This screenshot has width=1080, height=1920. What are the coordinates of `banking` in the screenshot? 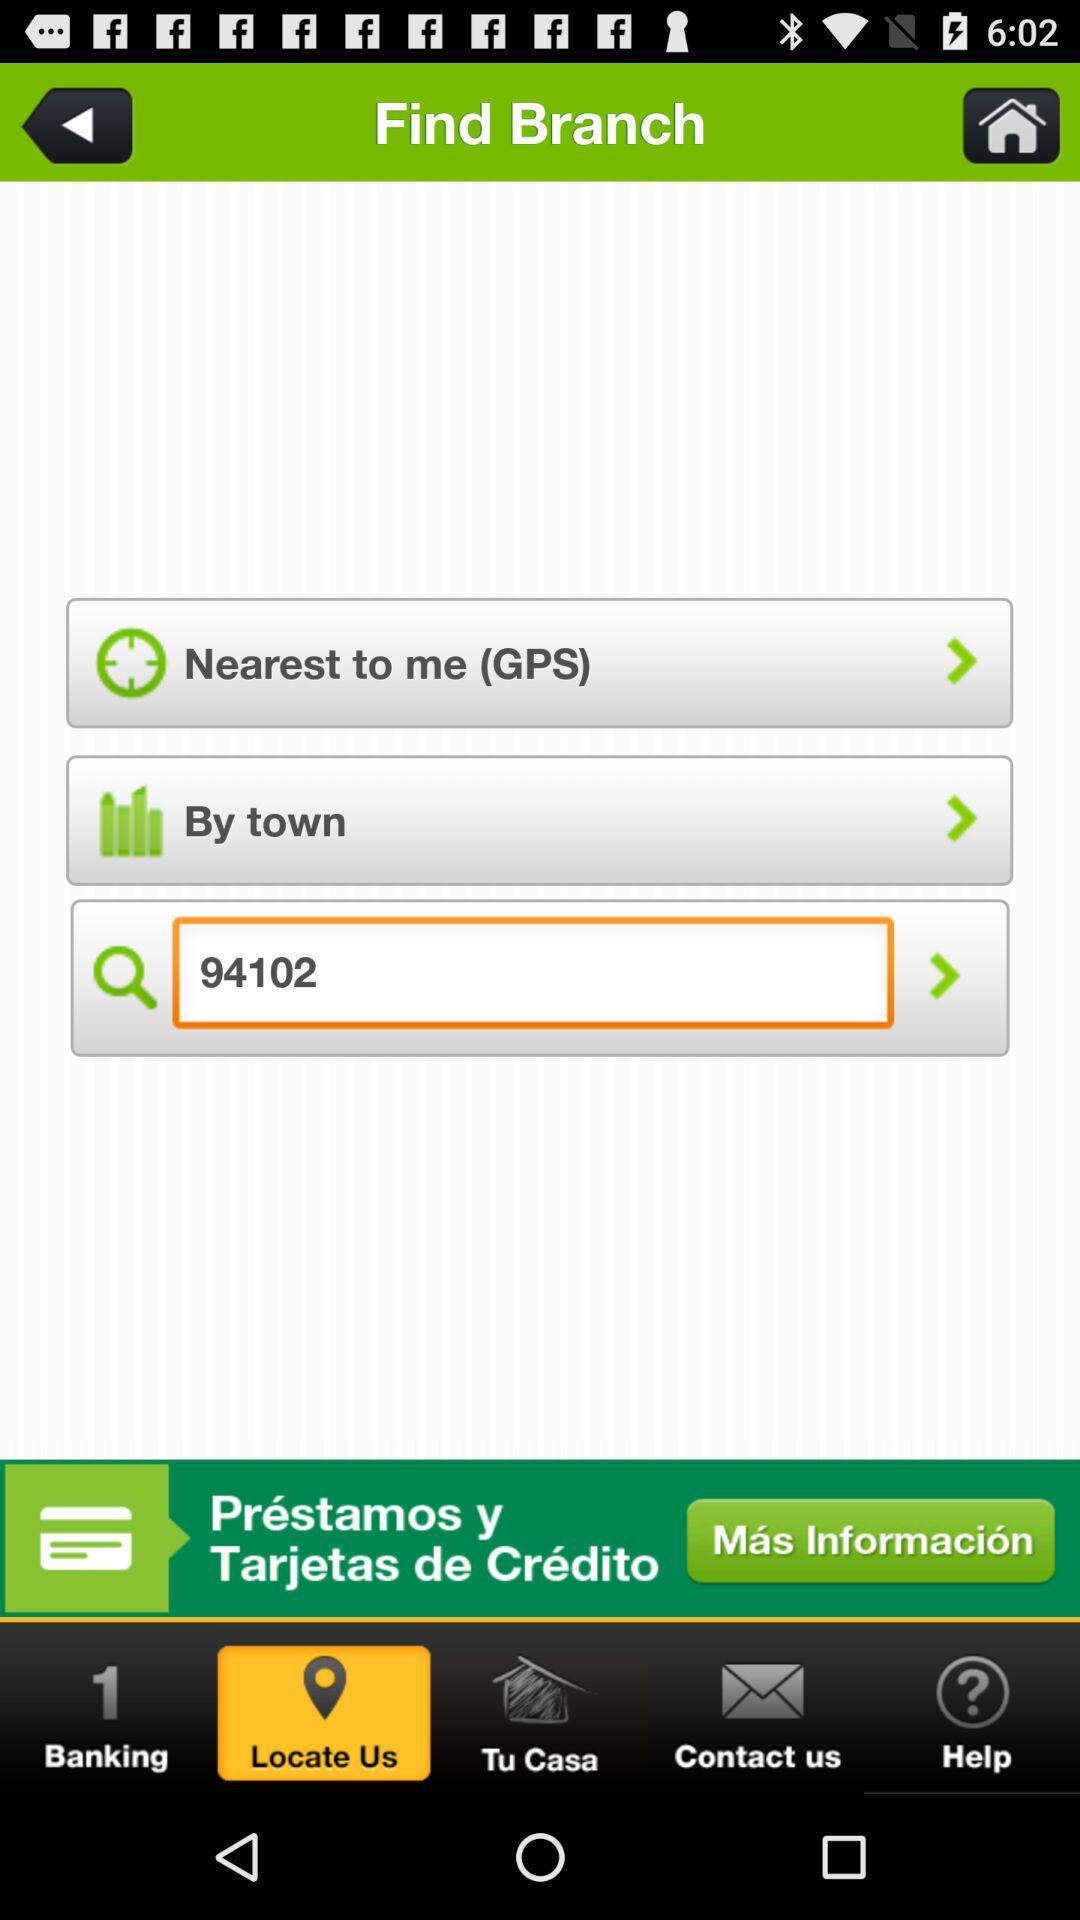 It's located at (108, 1707).